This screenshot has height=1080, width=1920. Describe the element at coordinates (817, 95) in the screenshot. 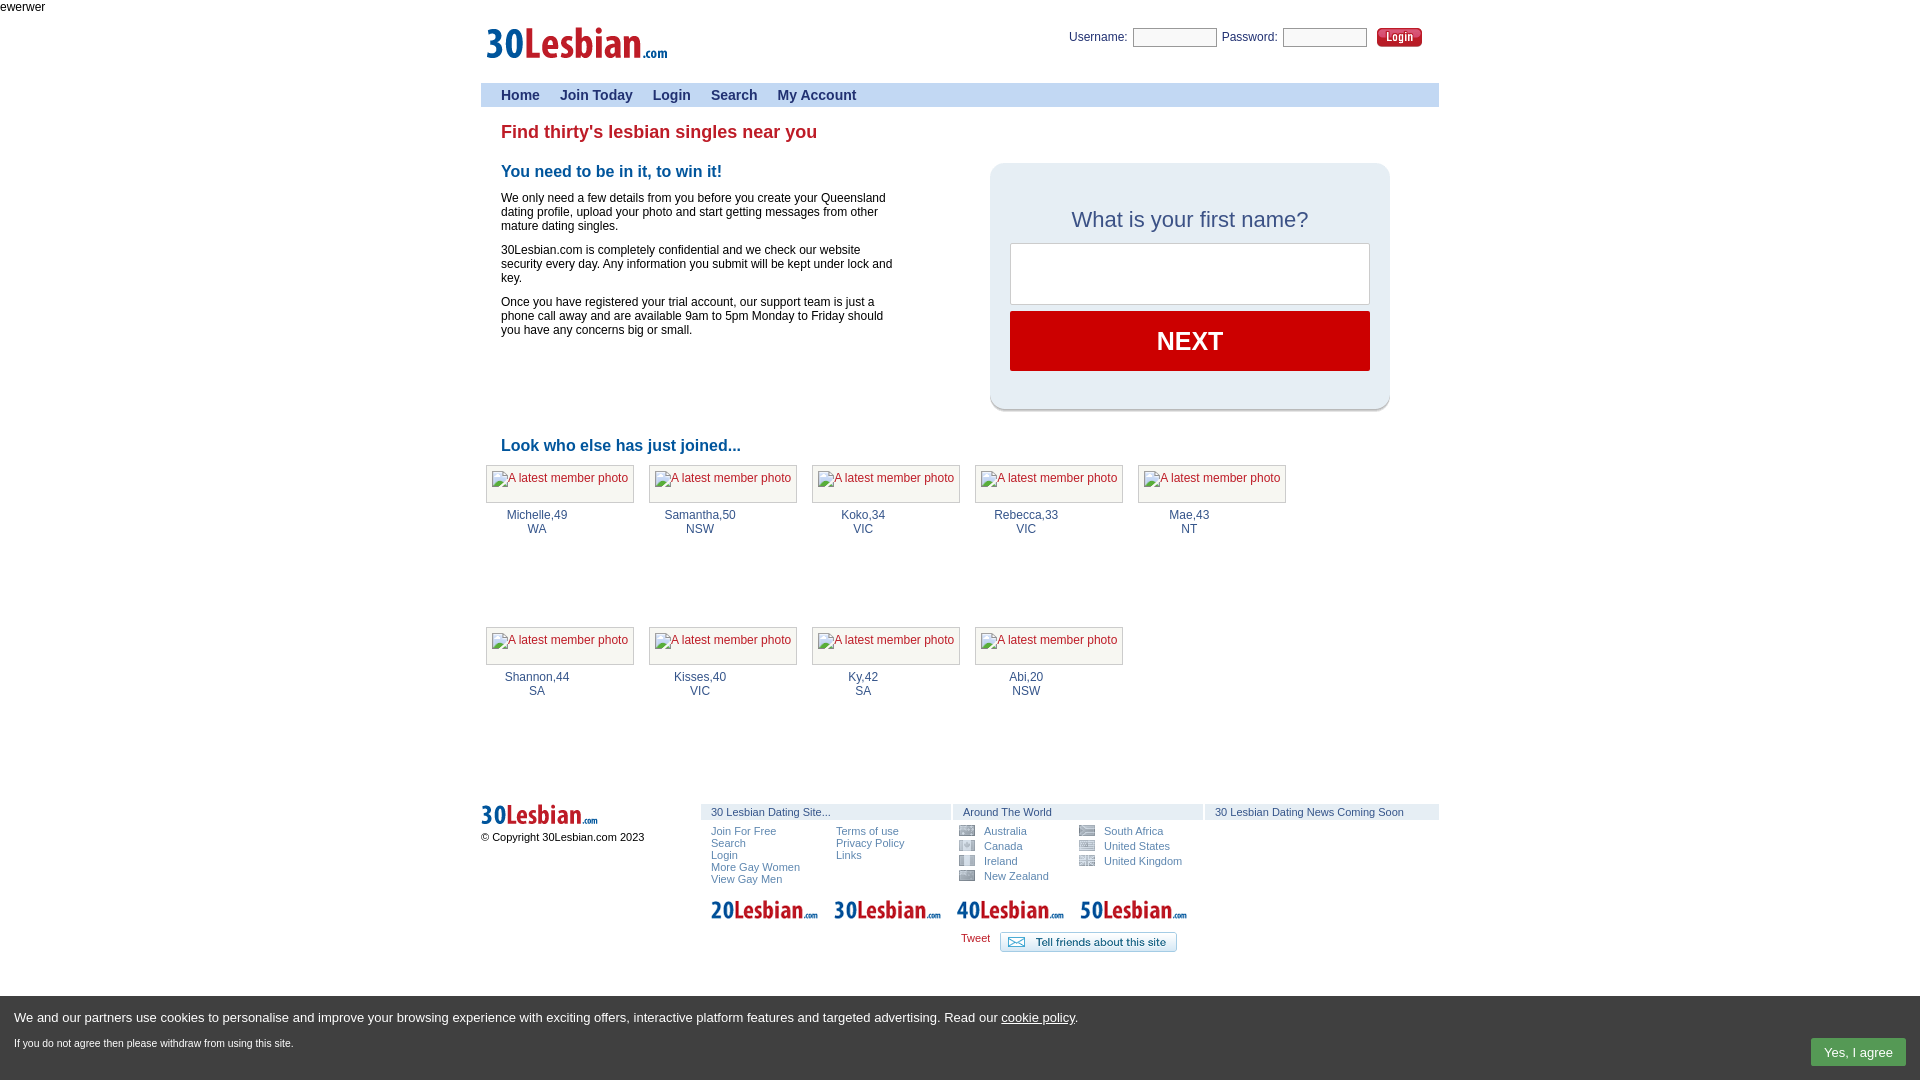

I see `'My Account'` at that location.